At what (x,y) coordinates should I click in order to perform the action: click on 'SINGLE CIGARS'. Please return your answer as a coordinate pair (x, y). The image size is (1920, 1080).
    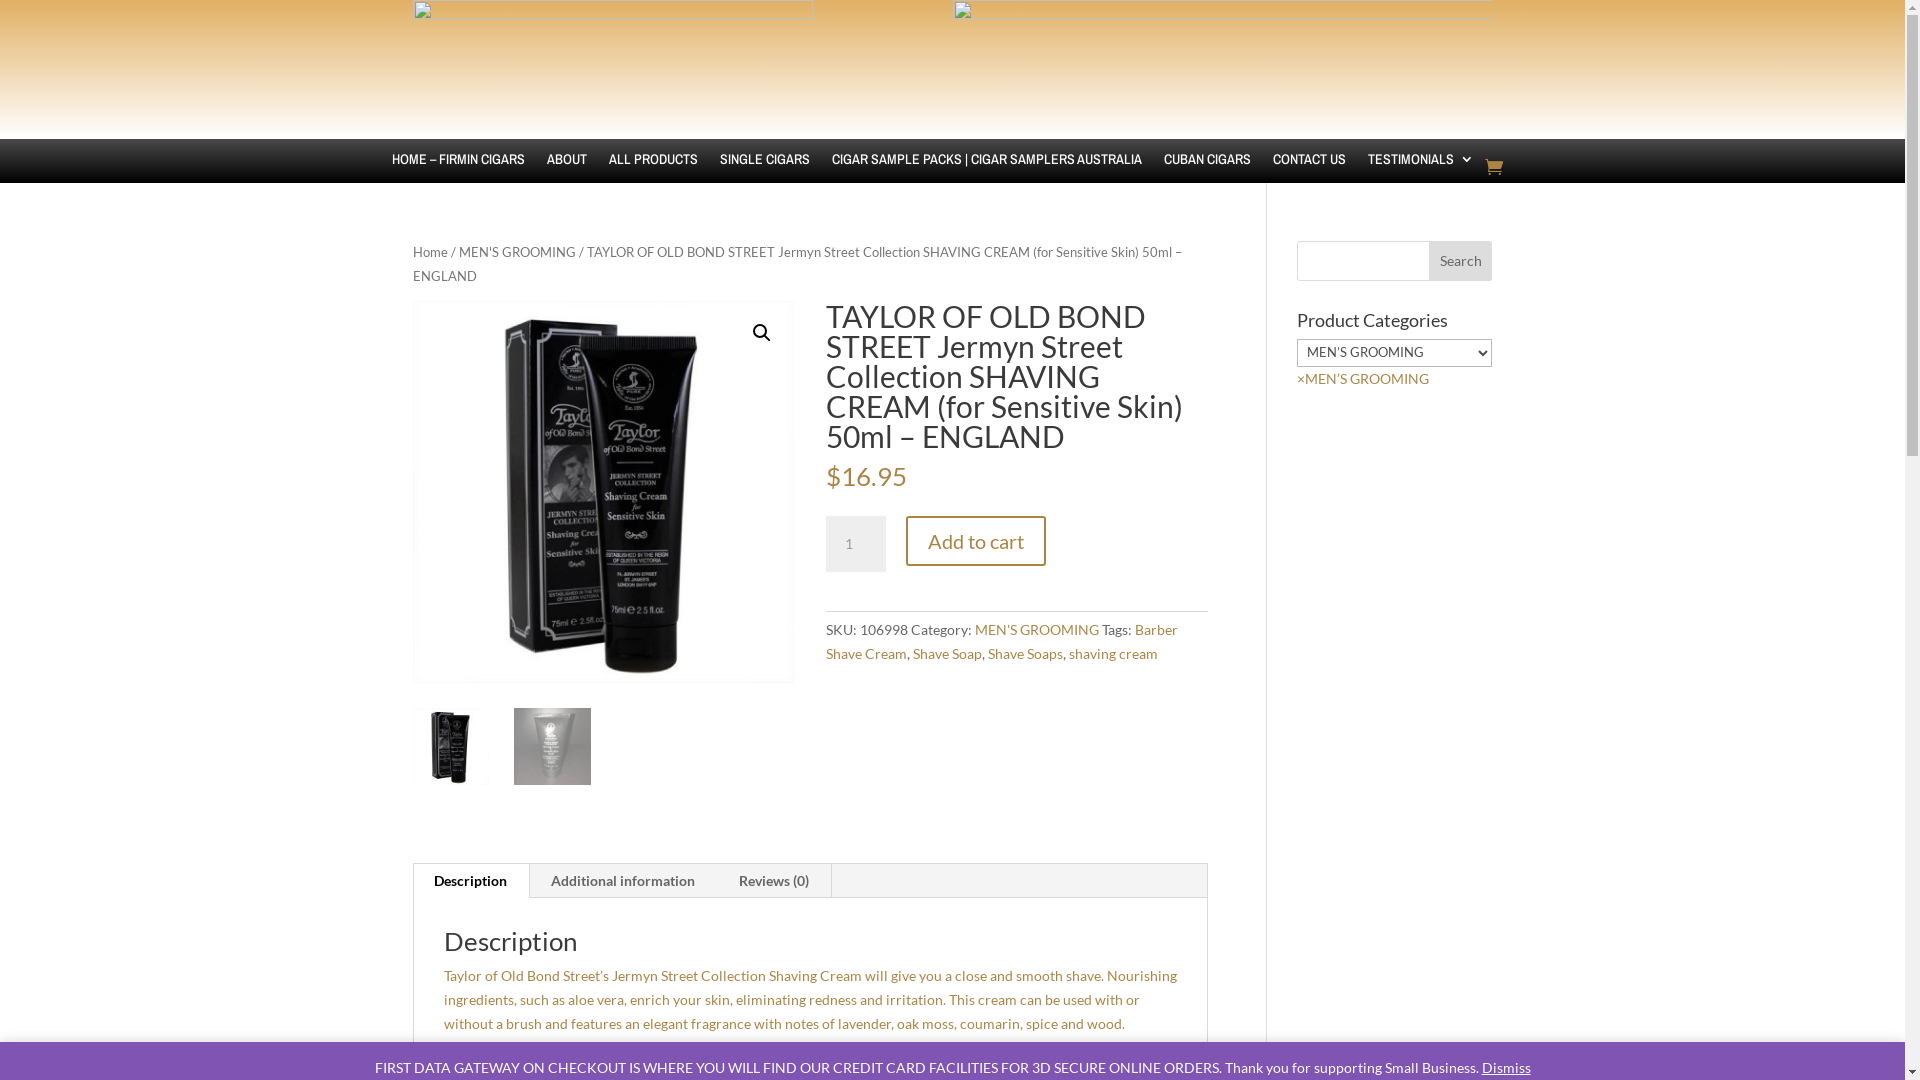
    Looking at the image, I should click on (763, 172).